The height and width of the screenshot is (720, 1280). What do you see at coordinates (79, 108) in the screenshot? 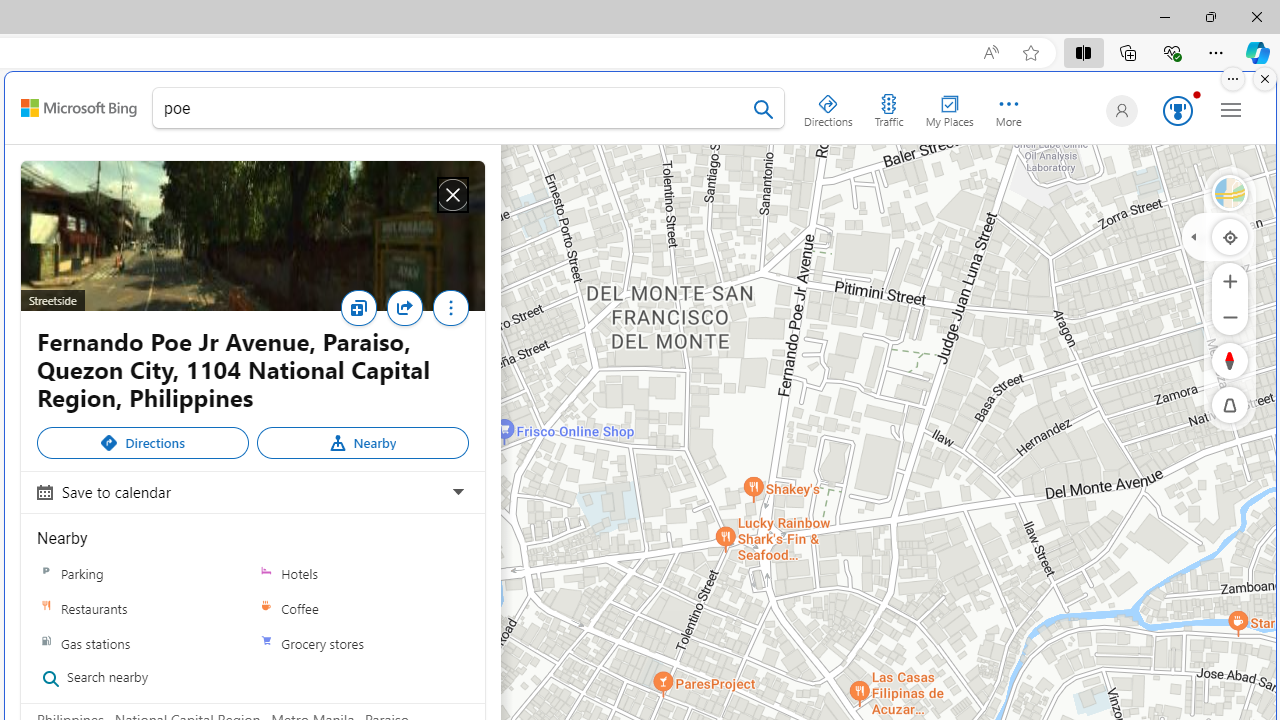
I see `'Class: sbElement'` at bounding box center [79, 108].